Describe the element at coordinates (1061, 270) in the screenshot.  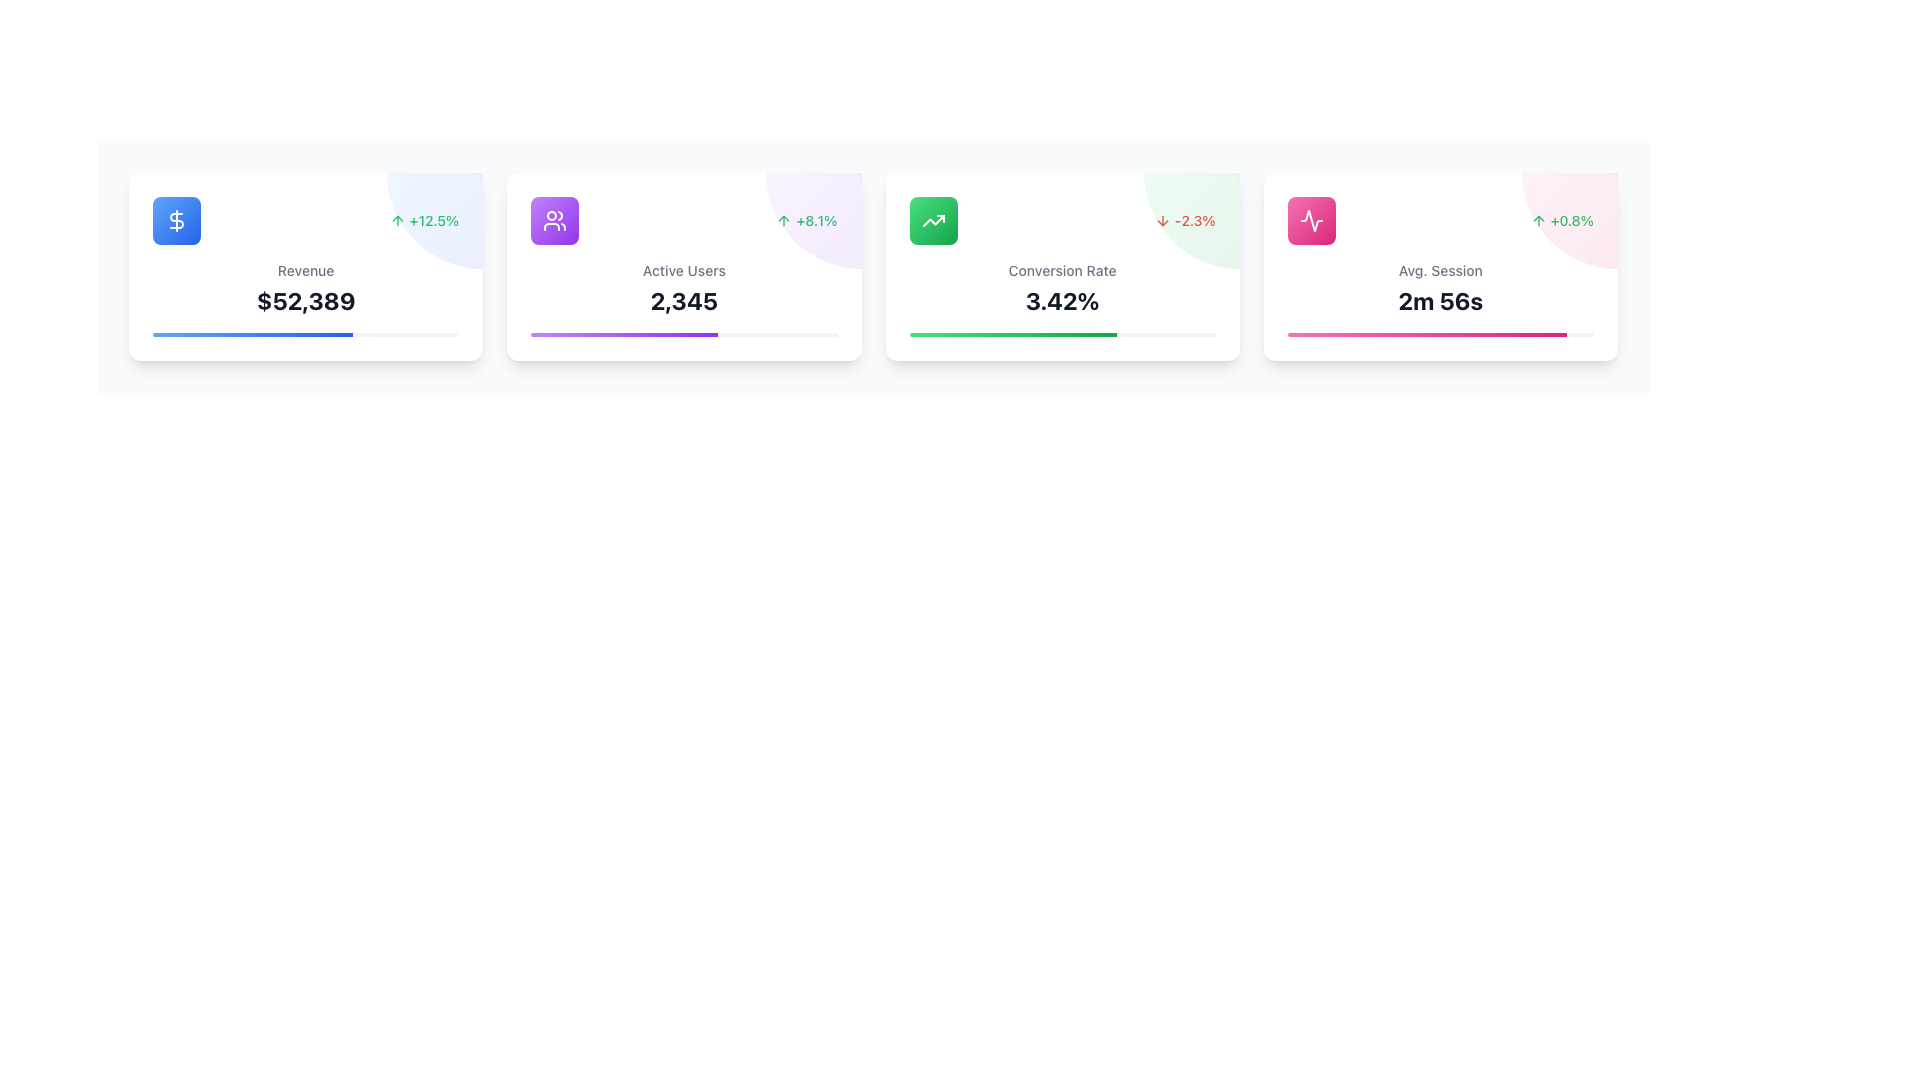
I see `the static text label that indicates the metric for the numerical data '3.42%' in the third card among four horizontally aligned cards` at that location.